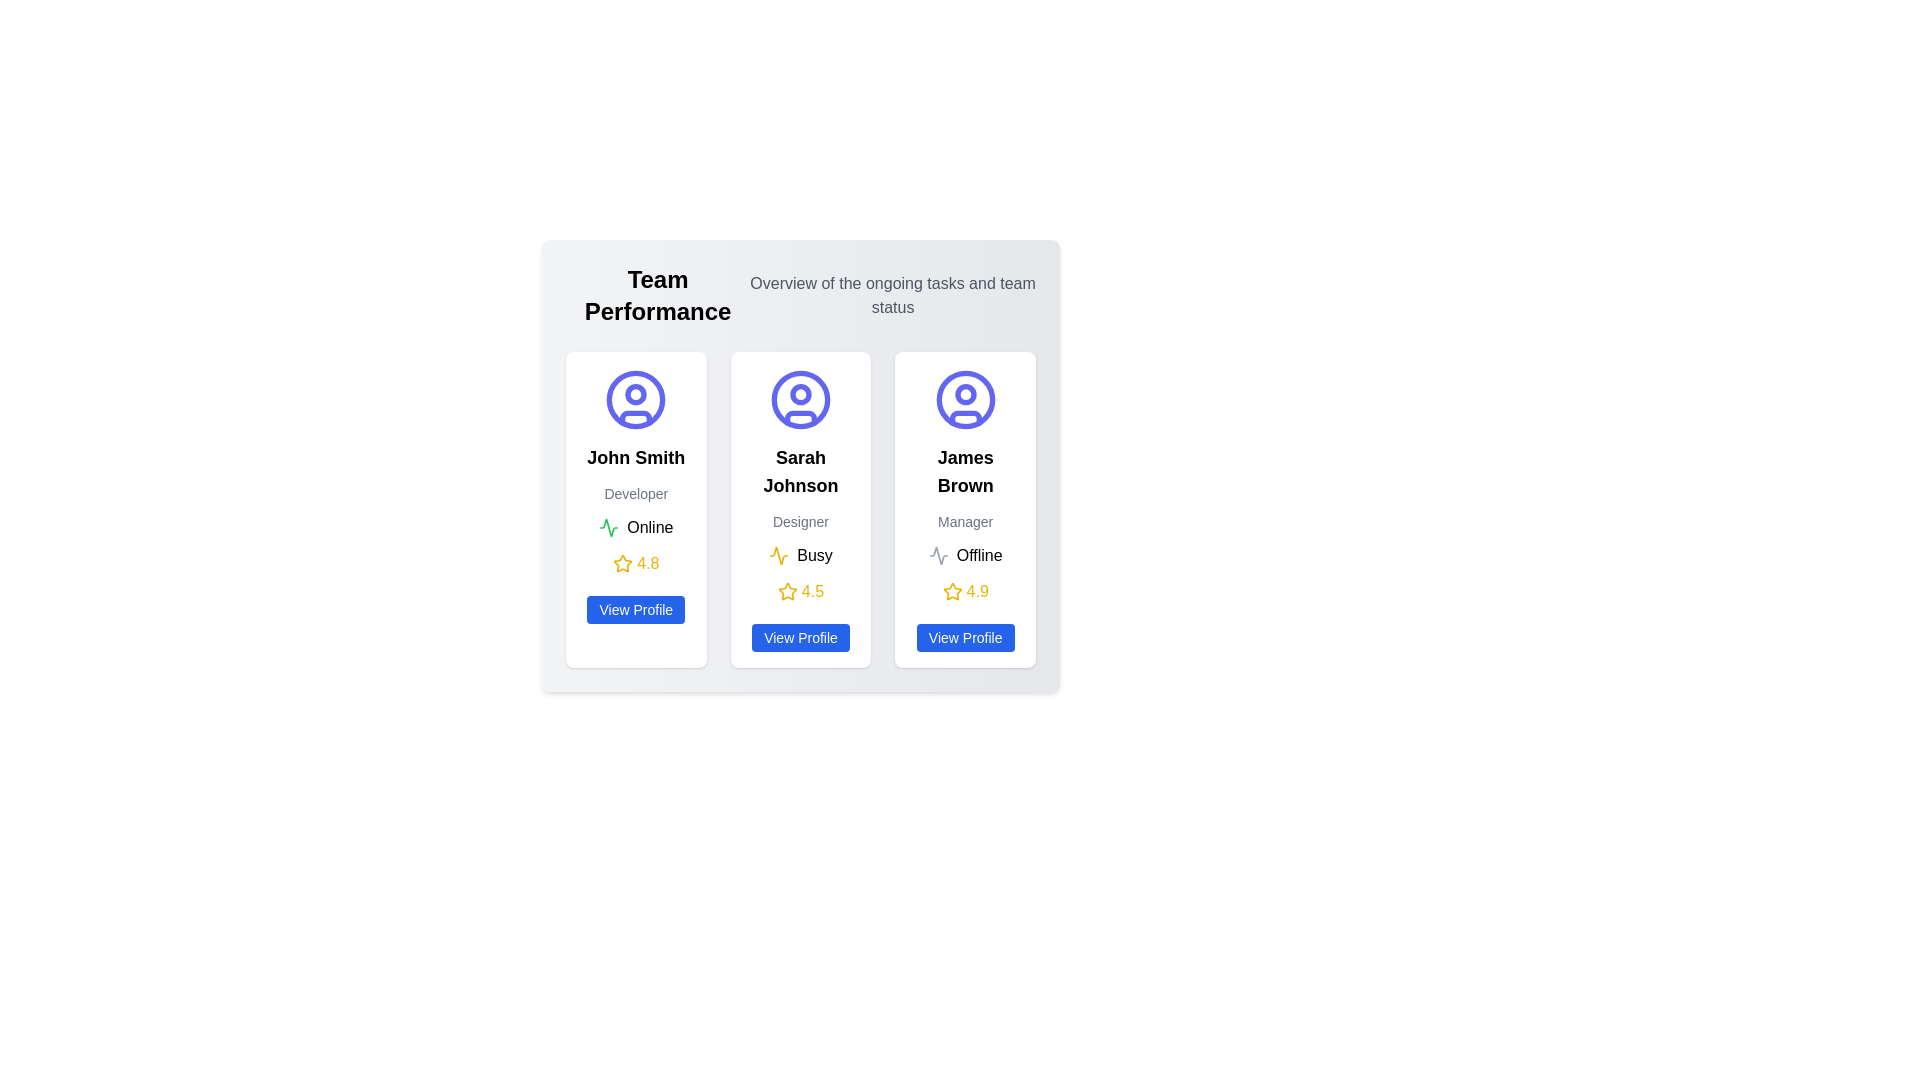 The image size is (1920, 1080). Describe the element at coordinates (786, 590) in the screenshot. I see `the star icon representing the rating system for 'Sarah Johnson' with a score of '4.5', located beneath the 'Busy' status indicator` at that location.